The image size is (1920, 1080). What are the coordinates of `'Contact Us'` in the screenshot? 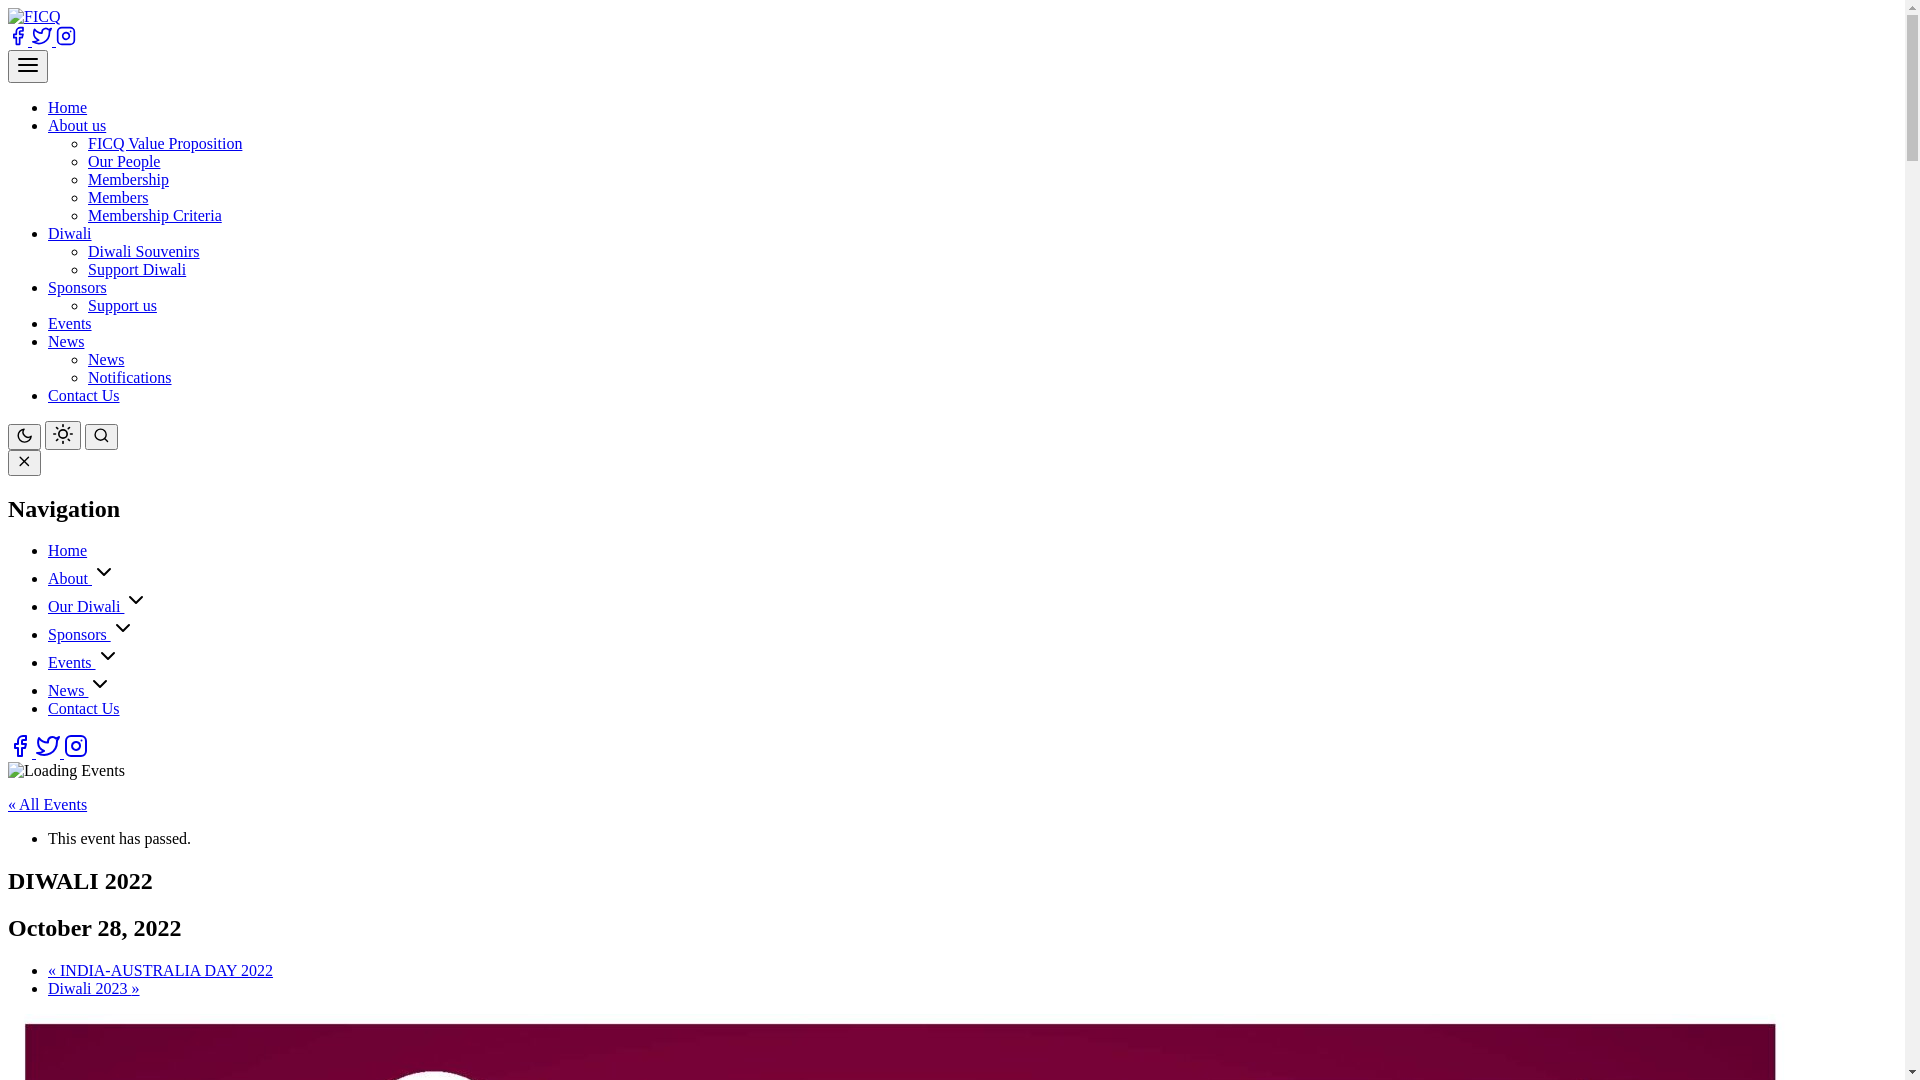 It's located at (82, 707).